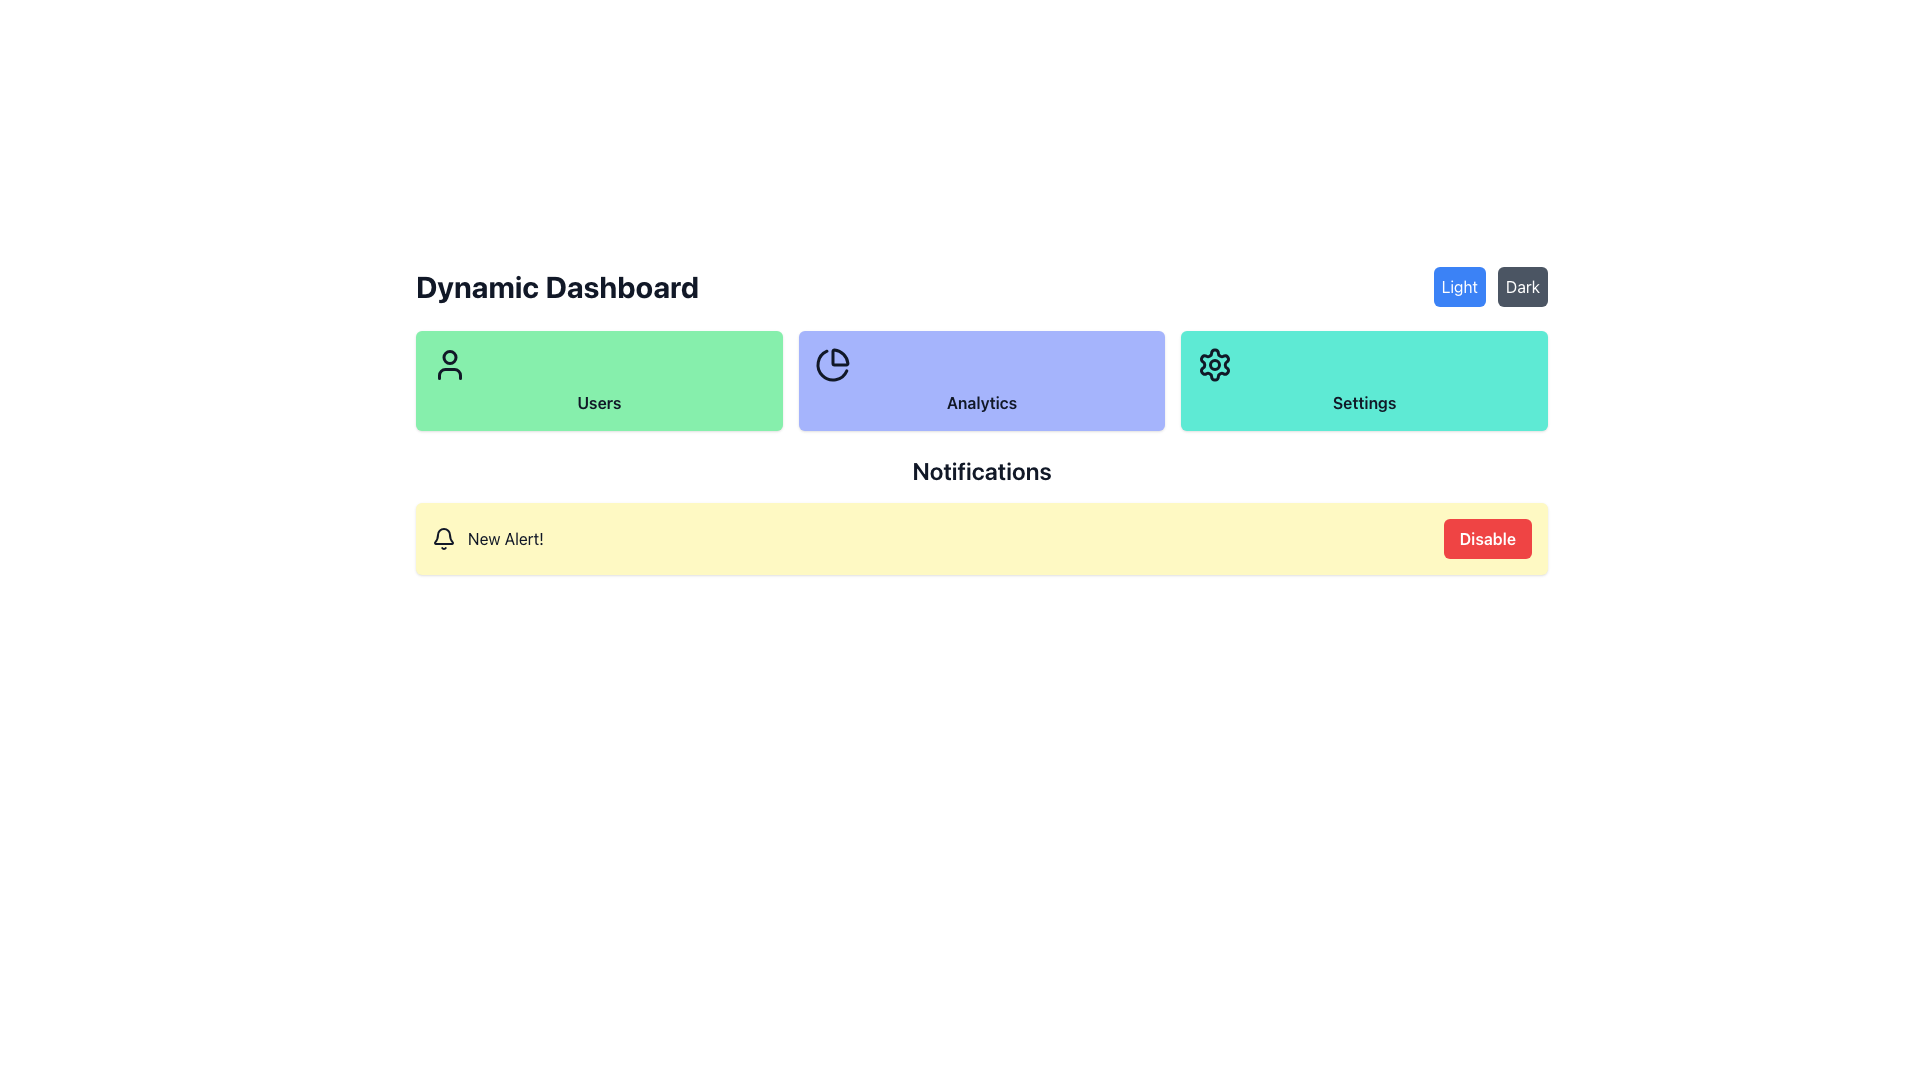 The width and height of the screenshot is (1920, 1080). I want to click on the settings icon located within the teal-colored rectangular section labeled 'Settings' at the top-right corner of the main dashboard interface, so click(1214, 365).